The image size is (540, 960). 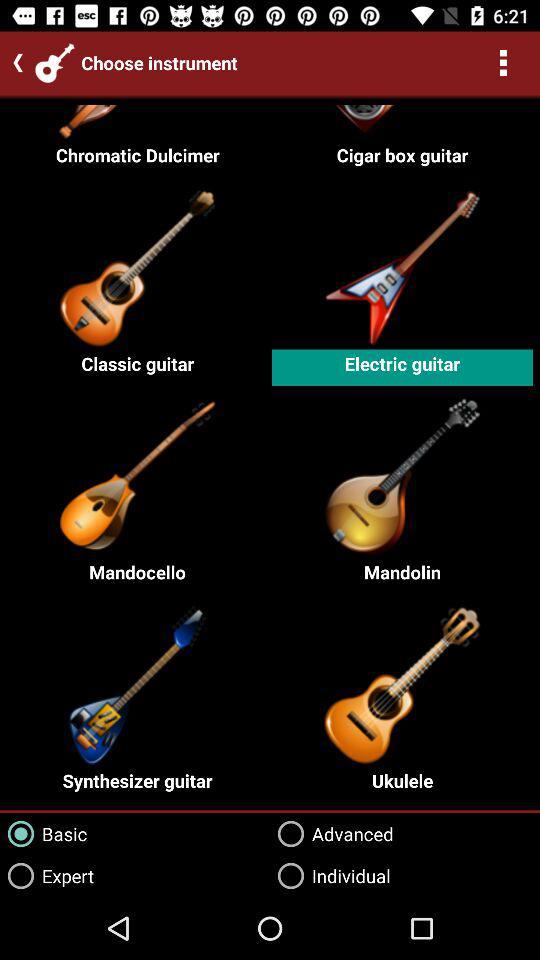 What do you see at coordinates (55, 62) in the screenshot?
I see `the guitar icon at top left corner` at bounding box center [55, 62].